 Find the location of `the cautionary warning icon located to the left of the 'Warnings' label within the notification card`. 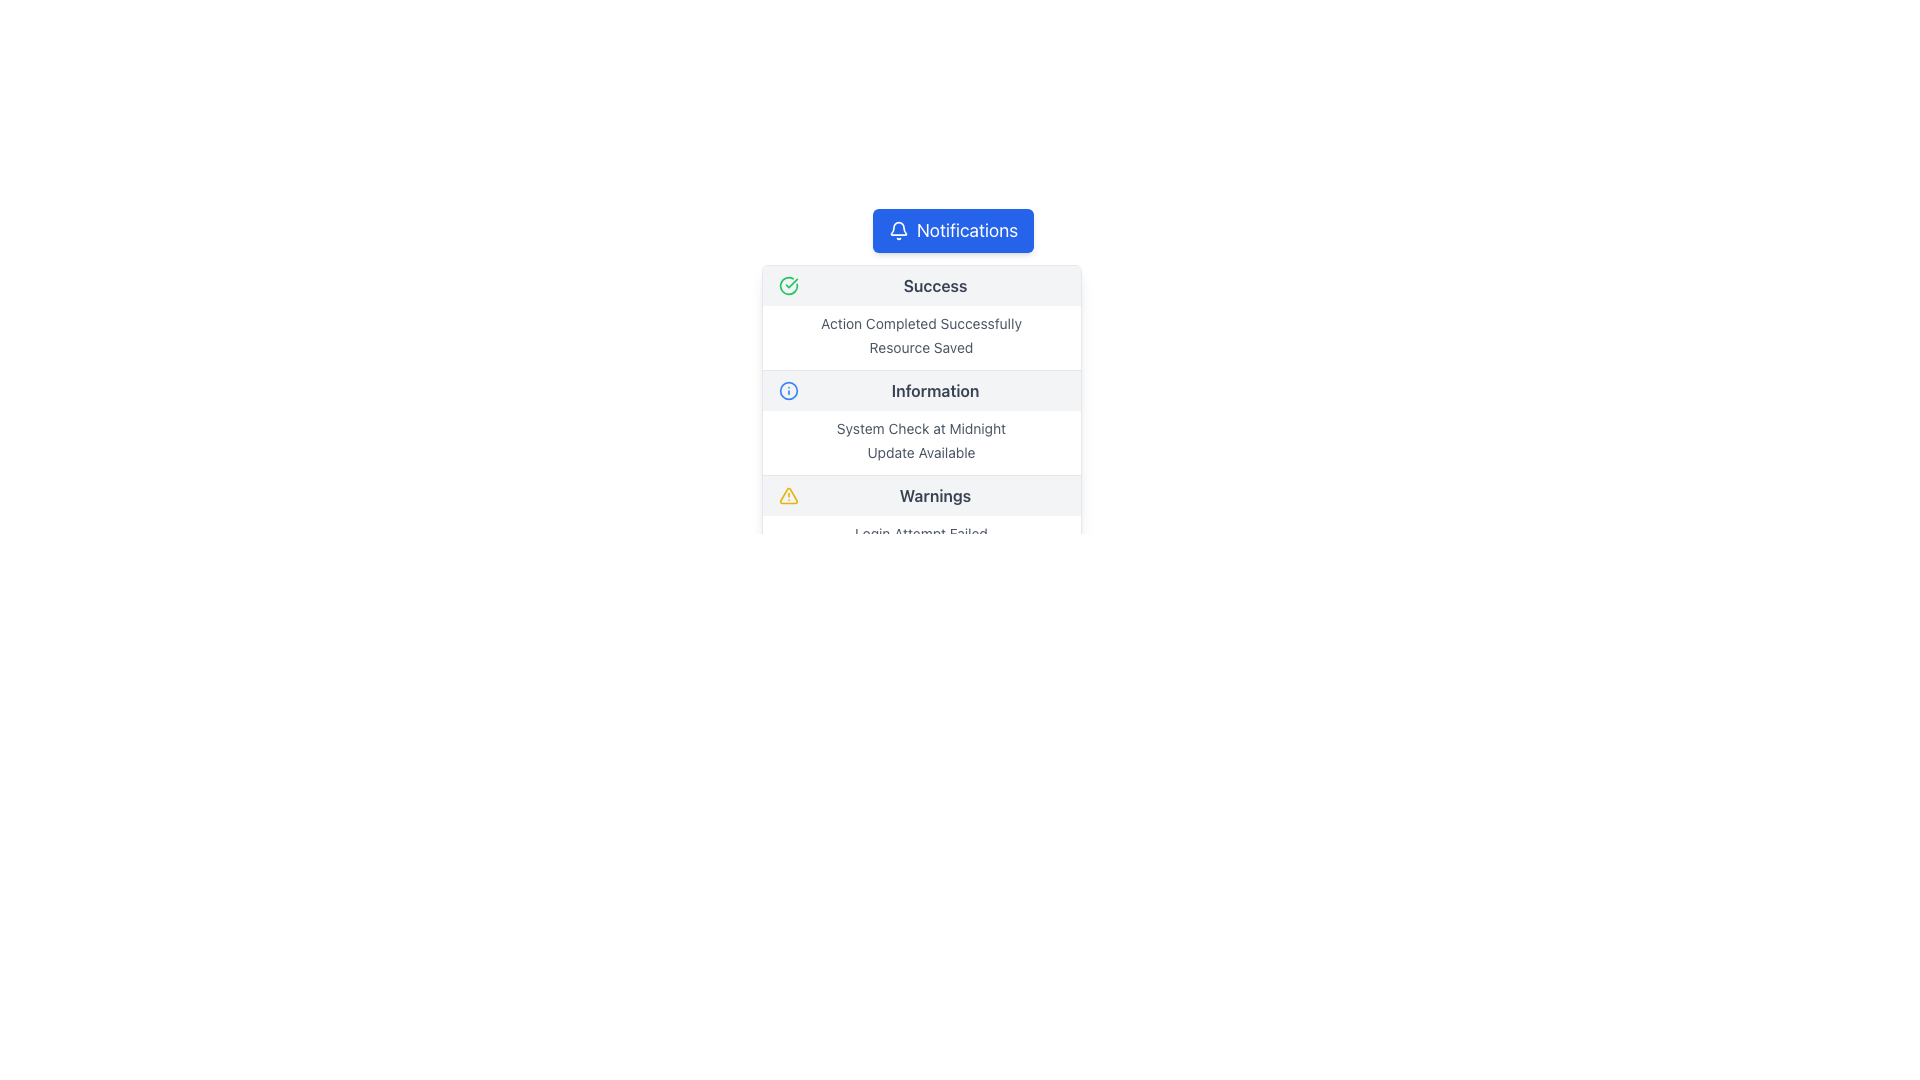

the cautionary warning icon located to the left of the 'Warnings' label within the notification card is located at coordinates (787, 495).